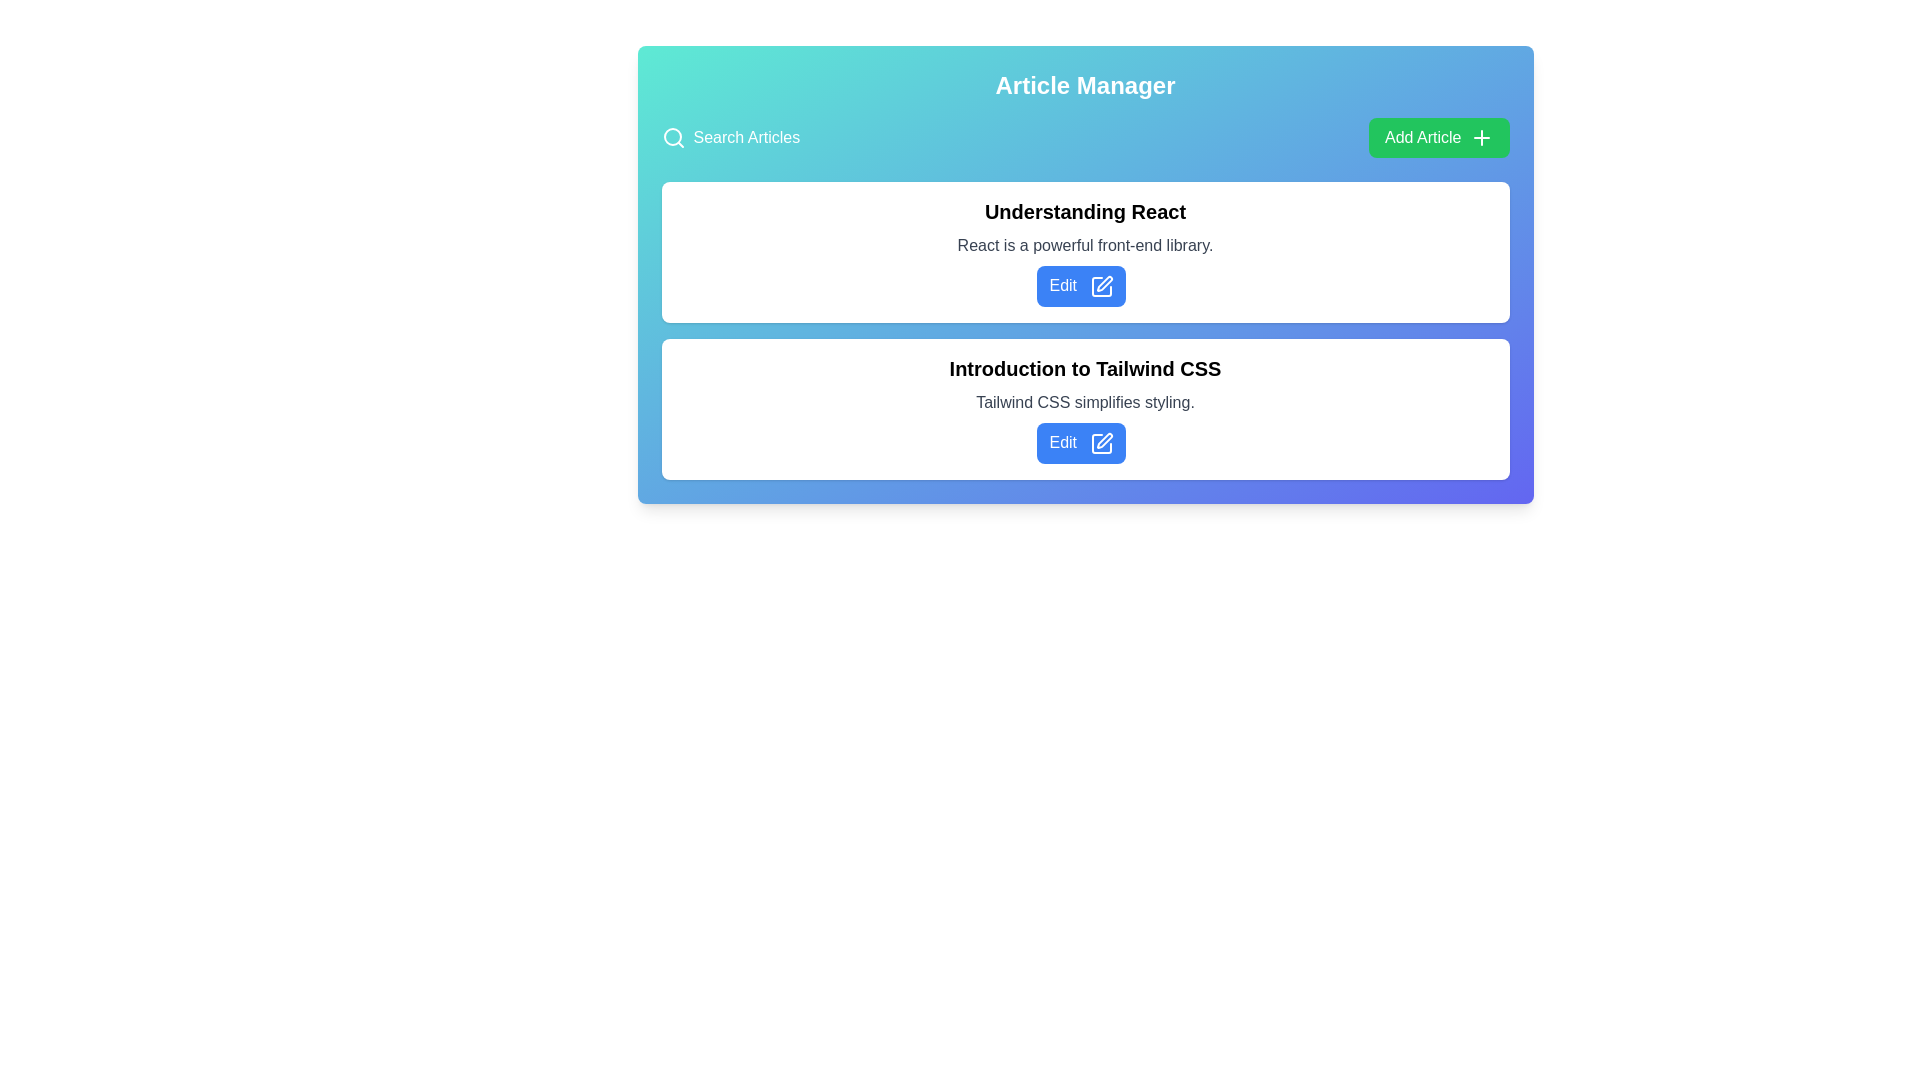 The height and width of the screenshot is (1080, 1920). Describe the element at coordinates (1100, 442) in the screenshot. I see `the pen-like icon next to the 'Edit' label in the blue button within the second card titled 'Introduction to Tailwind CSS'` at that location.